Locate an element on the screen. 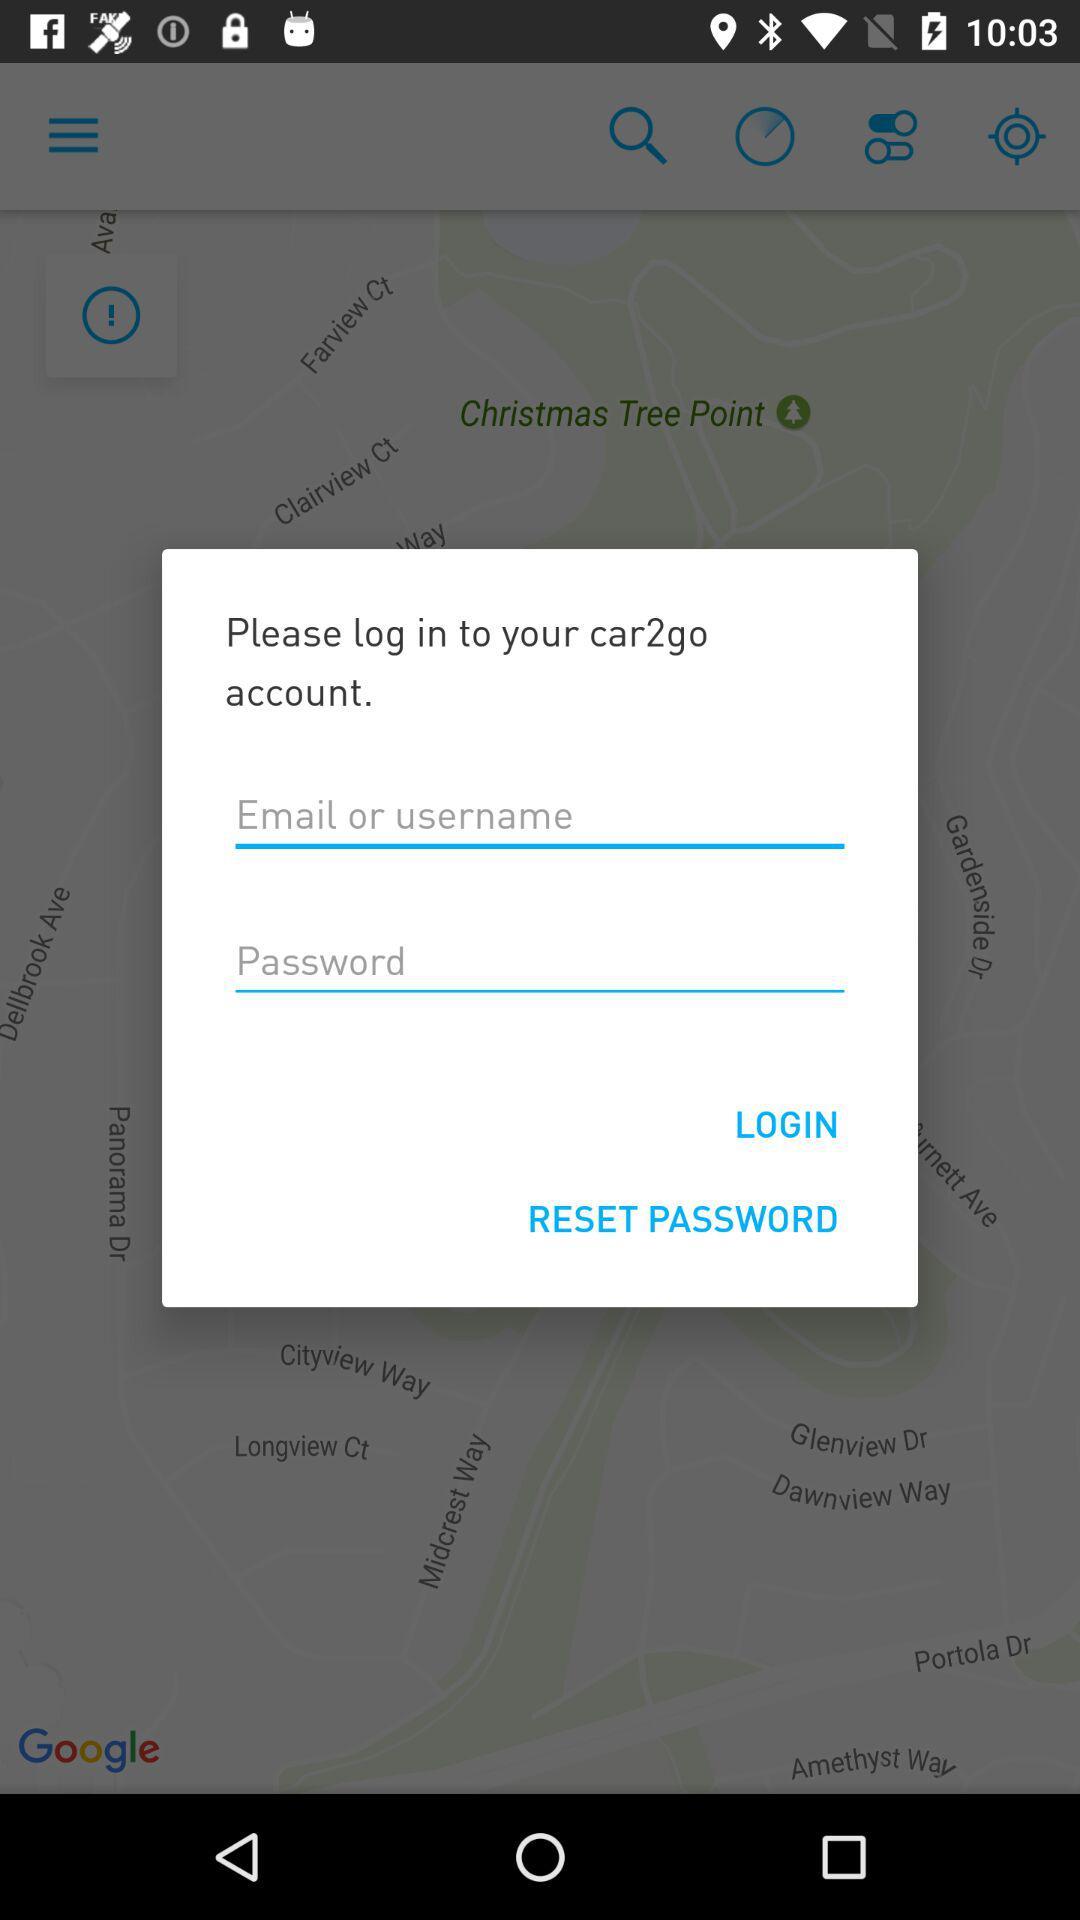 The image size is (1080, 1920). type password is located at coordinates (540, 961).